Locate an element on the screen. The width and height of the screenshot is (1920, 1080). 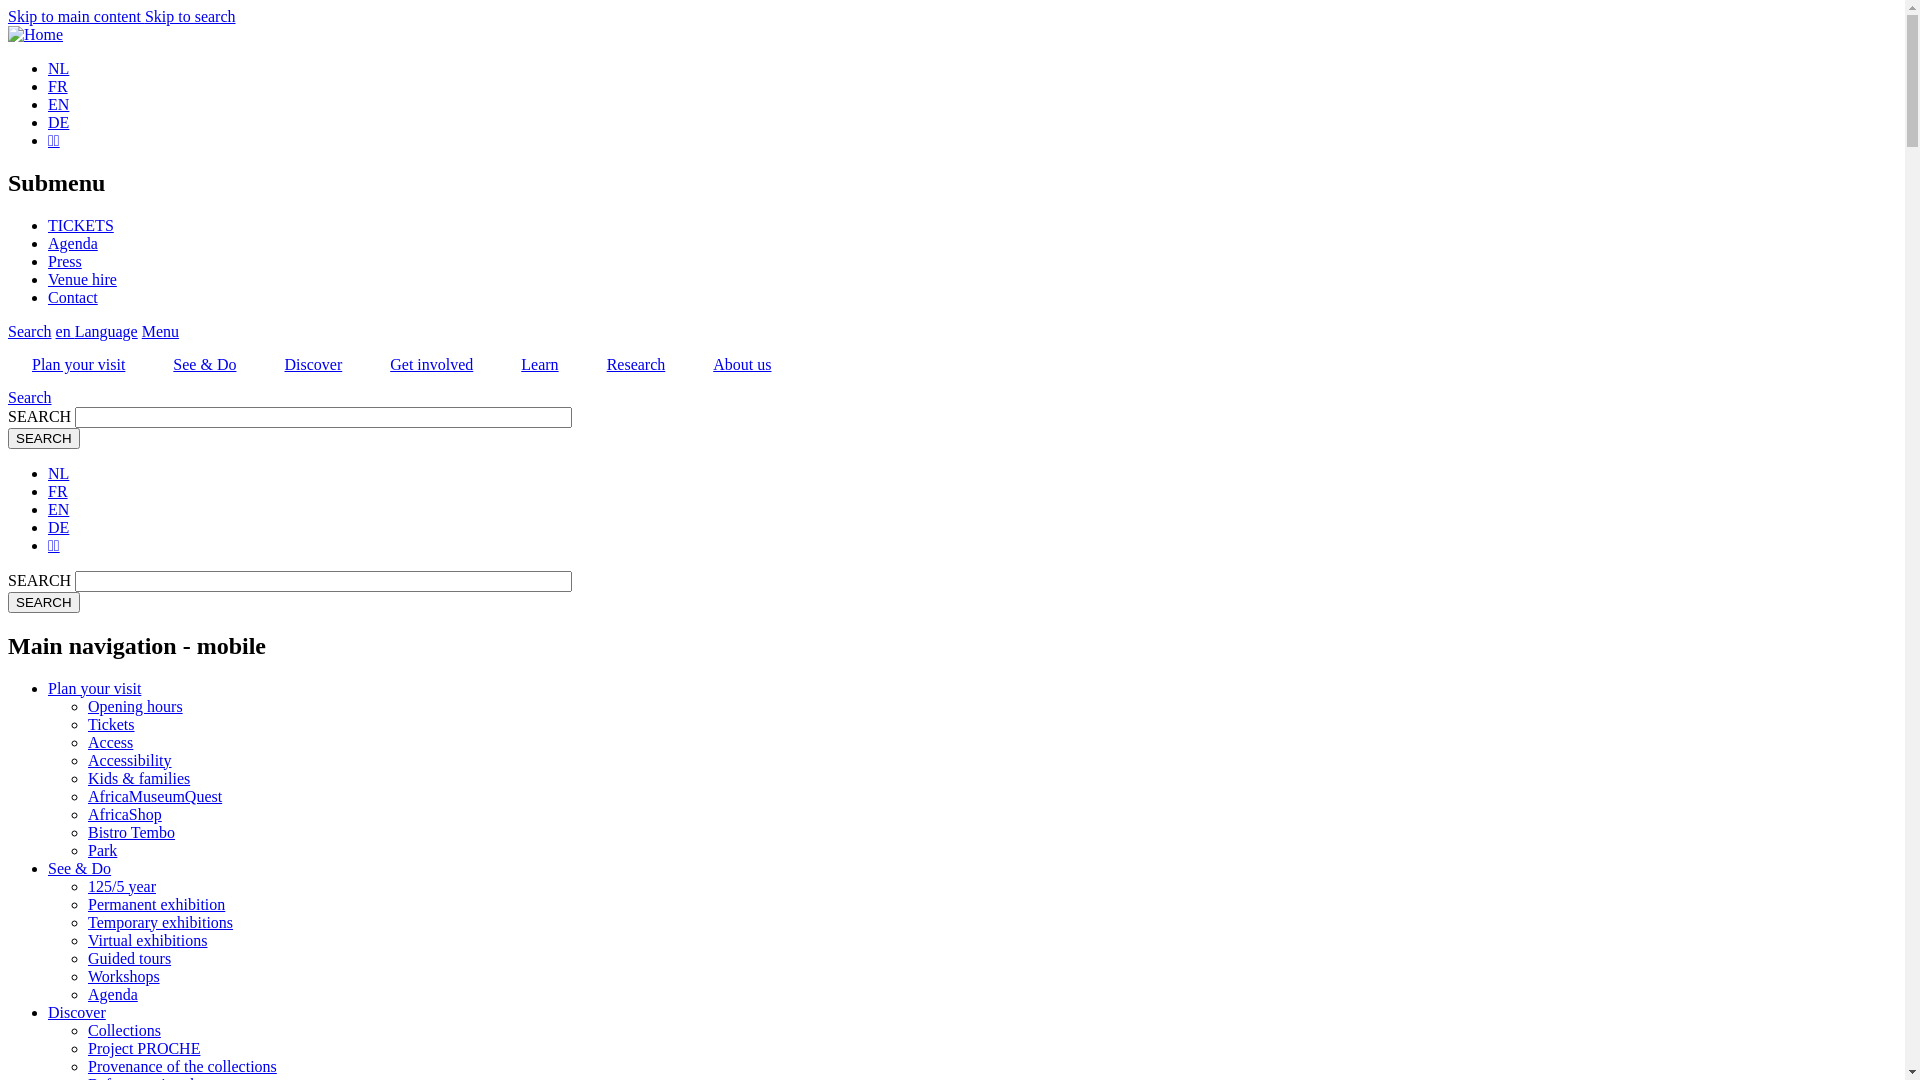
'Learn' is located at coordinates (497, 365).